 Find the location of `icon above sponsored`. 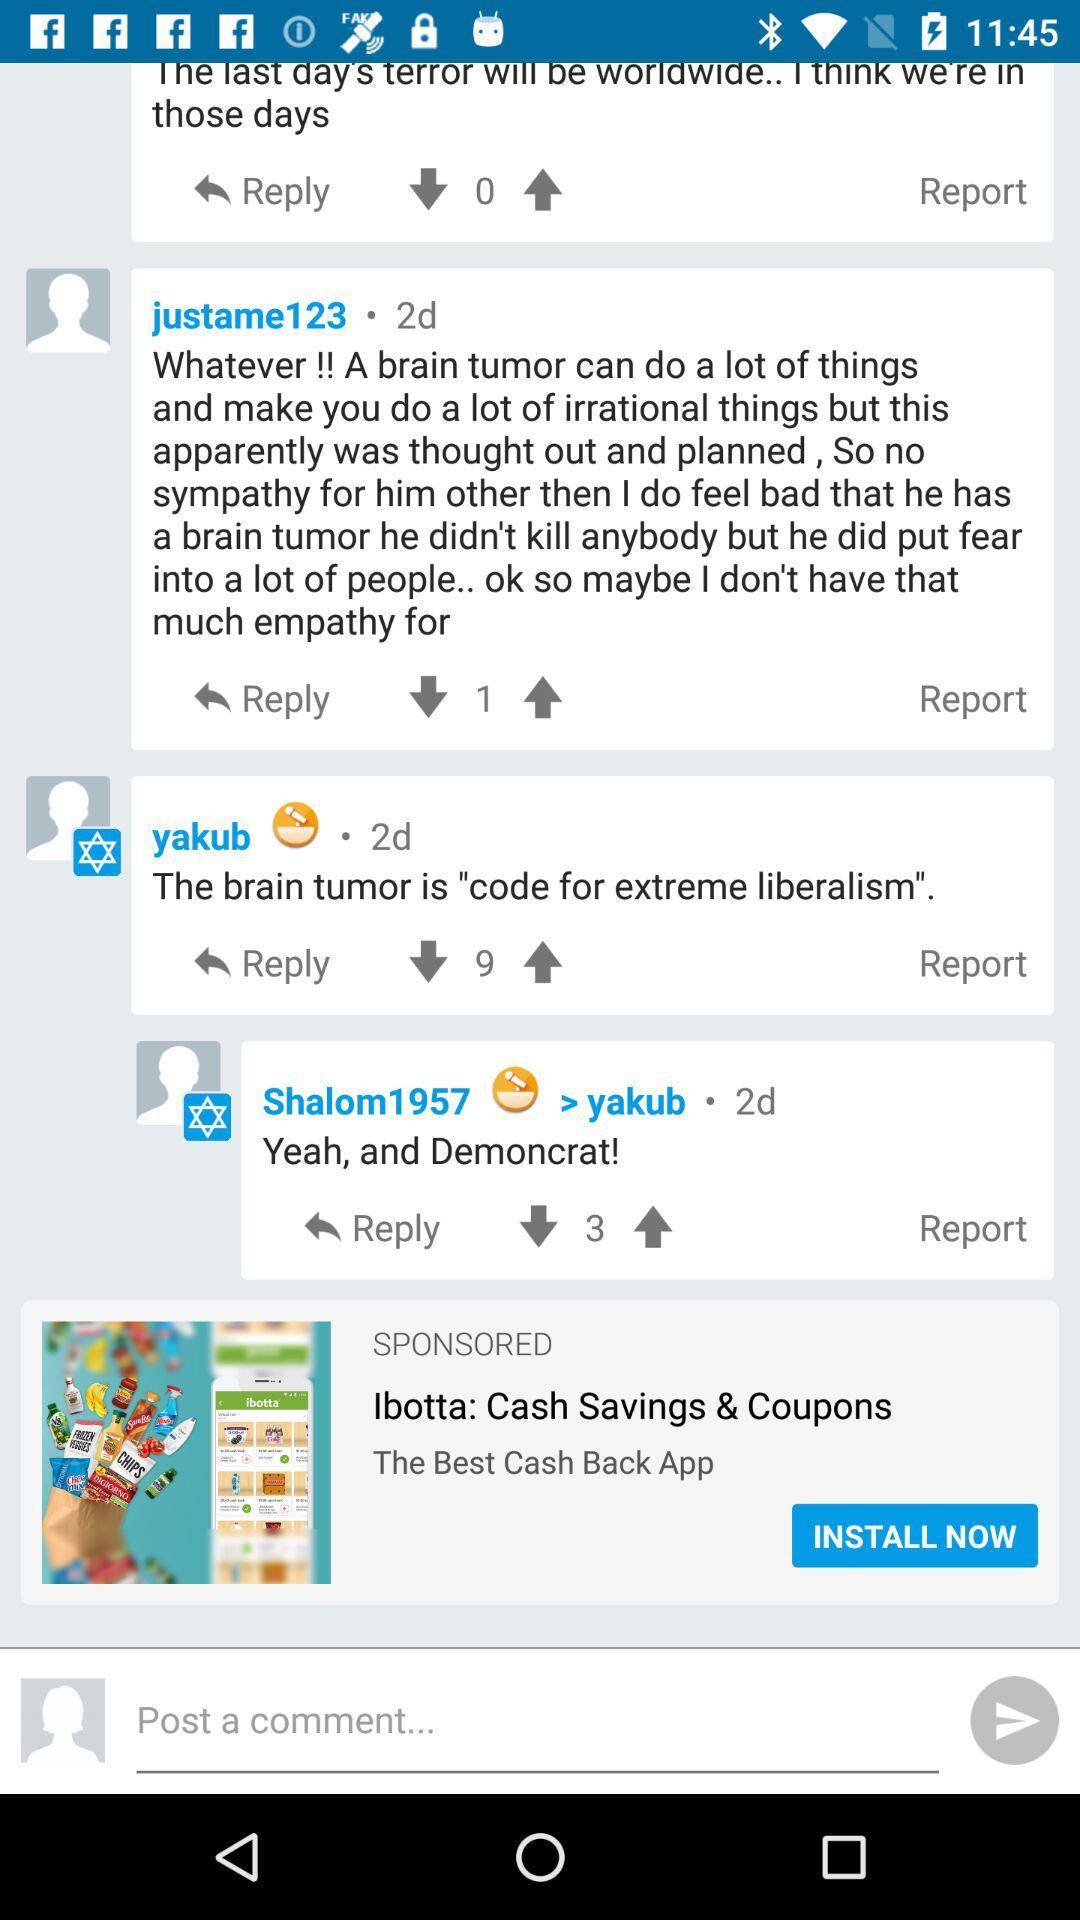

icon above sponsored is located at coordinates (594, 1226).